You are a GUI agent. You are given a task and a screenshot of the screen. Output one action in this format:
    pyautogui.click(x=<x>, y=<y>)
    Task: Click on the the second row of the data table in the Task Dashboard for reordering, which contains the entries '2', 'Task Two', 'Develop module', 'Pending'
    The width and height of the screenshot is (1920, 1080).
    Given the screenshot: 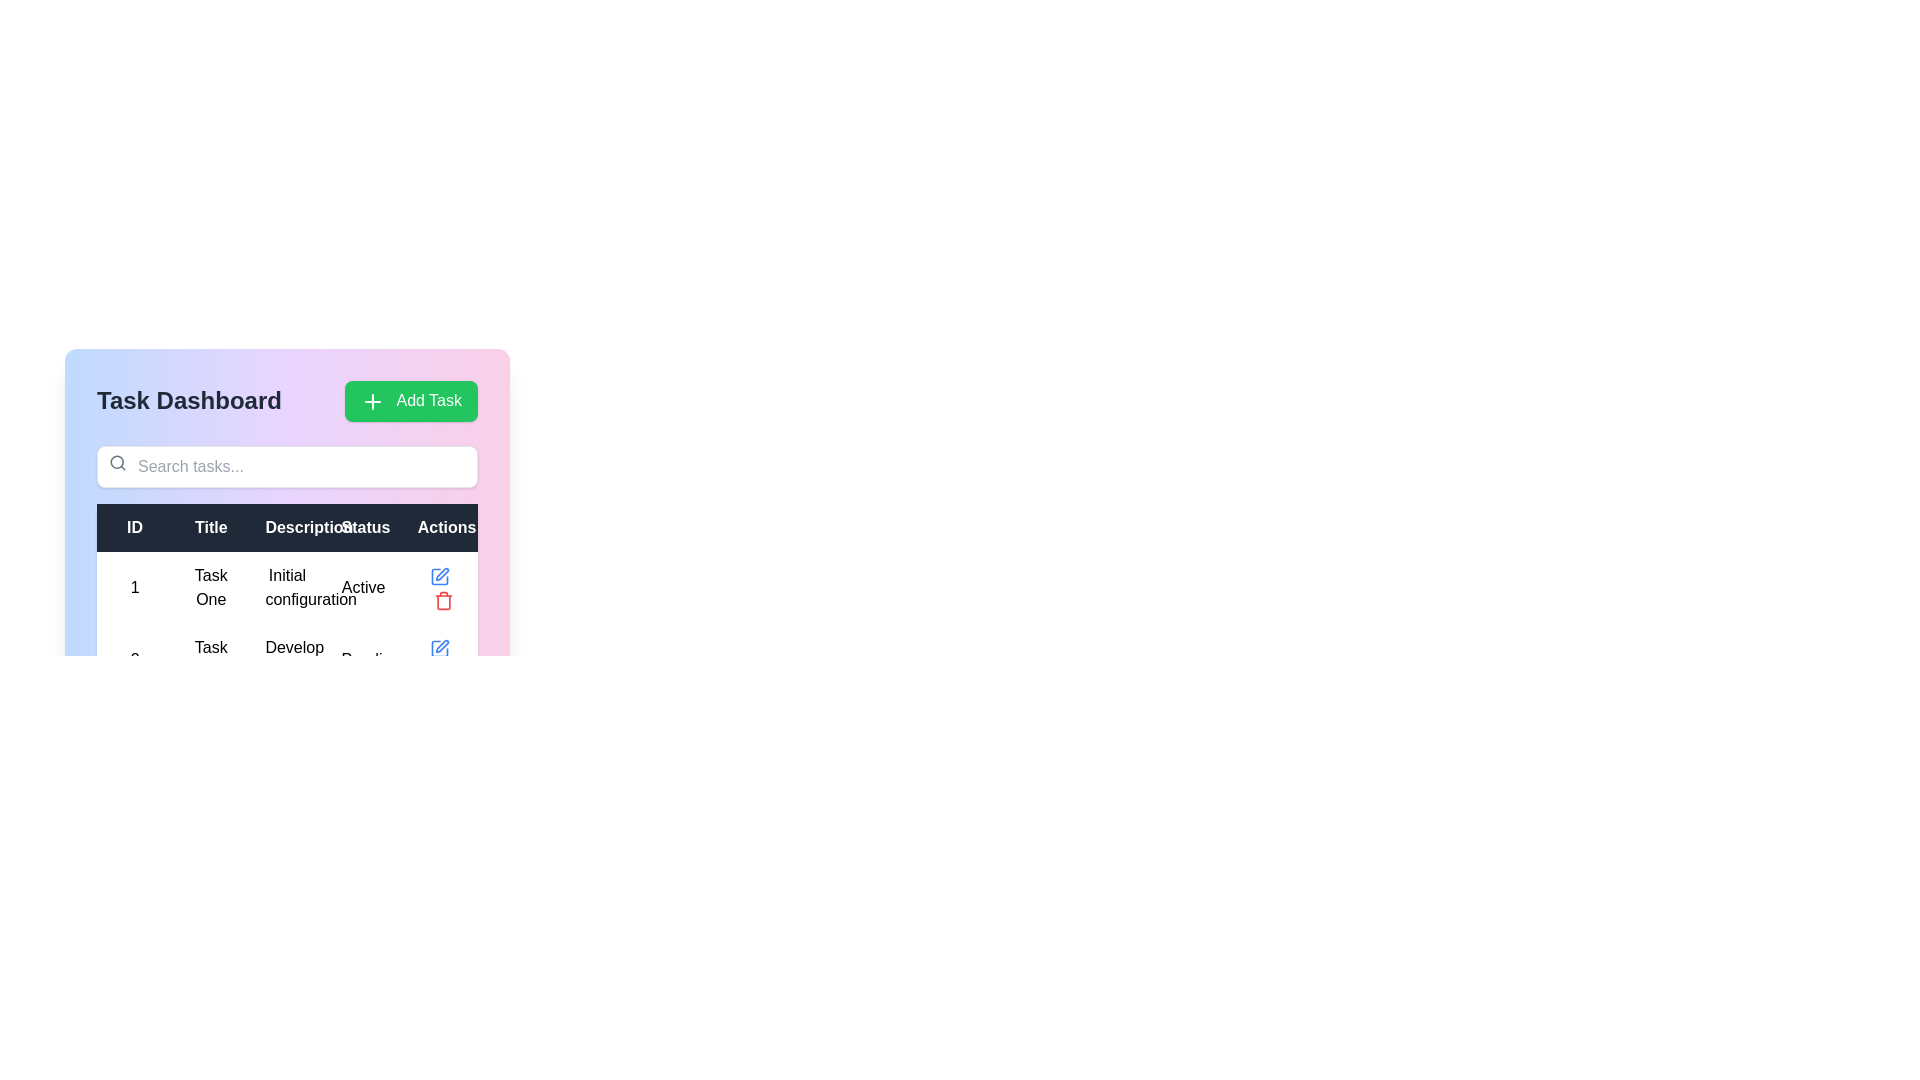 What is the action you would take?
    pyautogui.click(x=286, y=659)
    